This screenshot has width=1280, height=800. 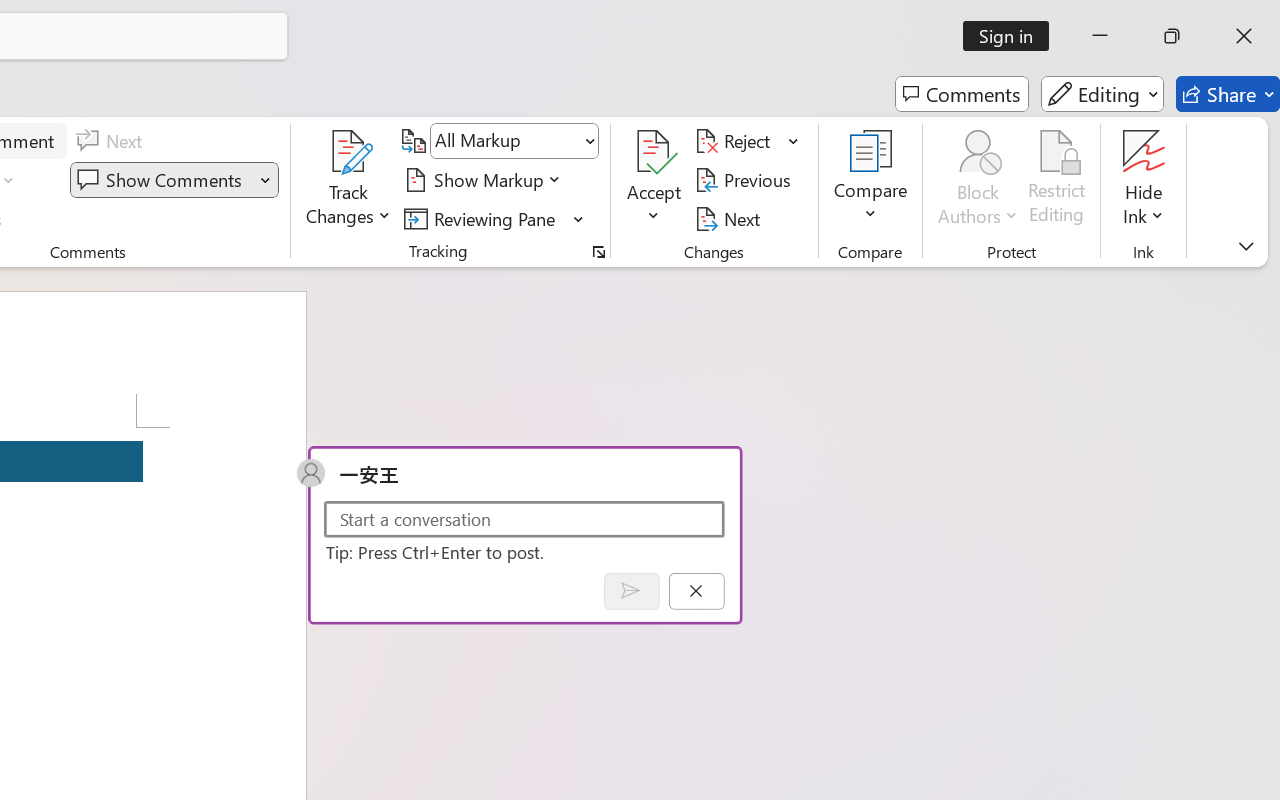 I want to click on 'Accept and Move to Next', so click(x=654, y=151).